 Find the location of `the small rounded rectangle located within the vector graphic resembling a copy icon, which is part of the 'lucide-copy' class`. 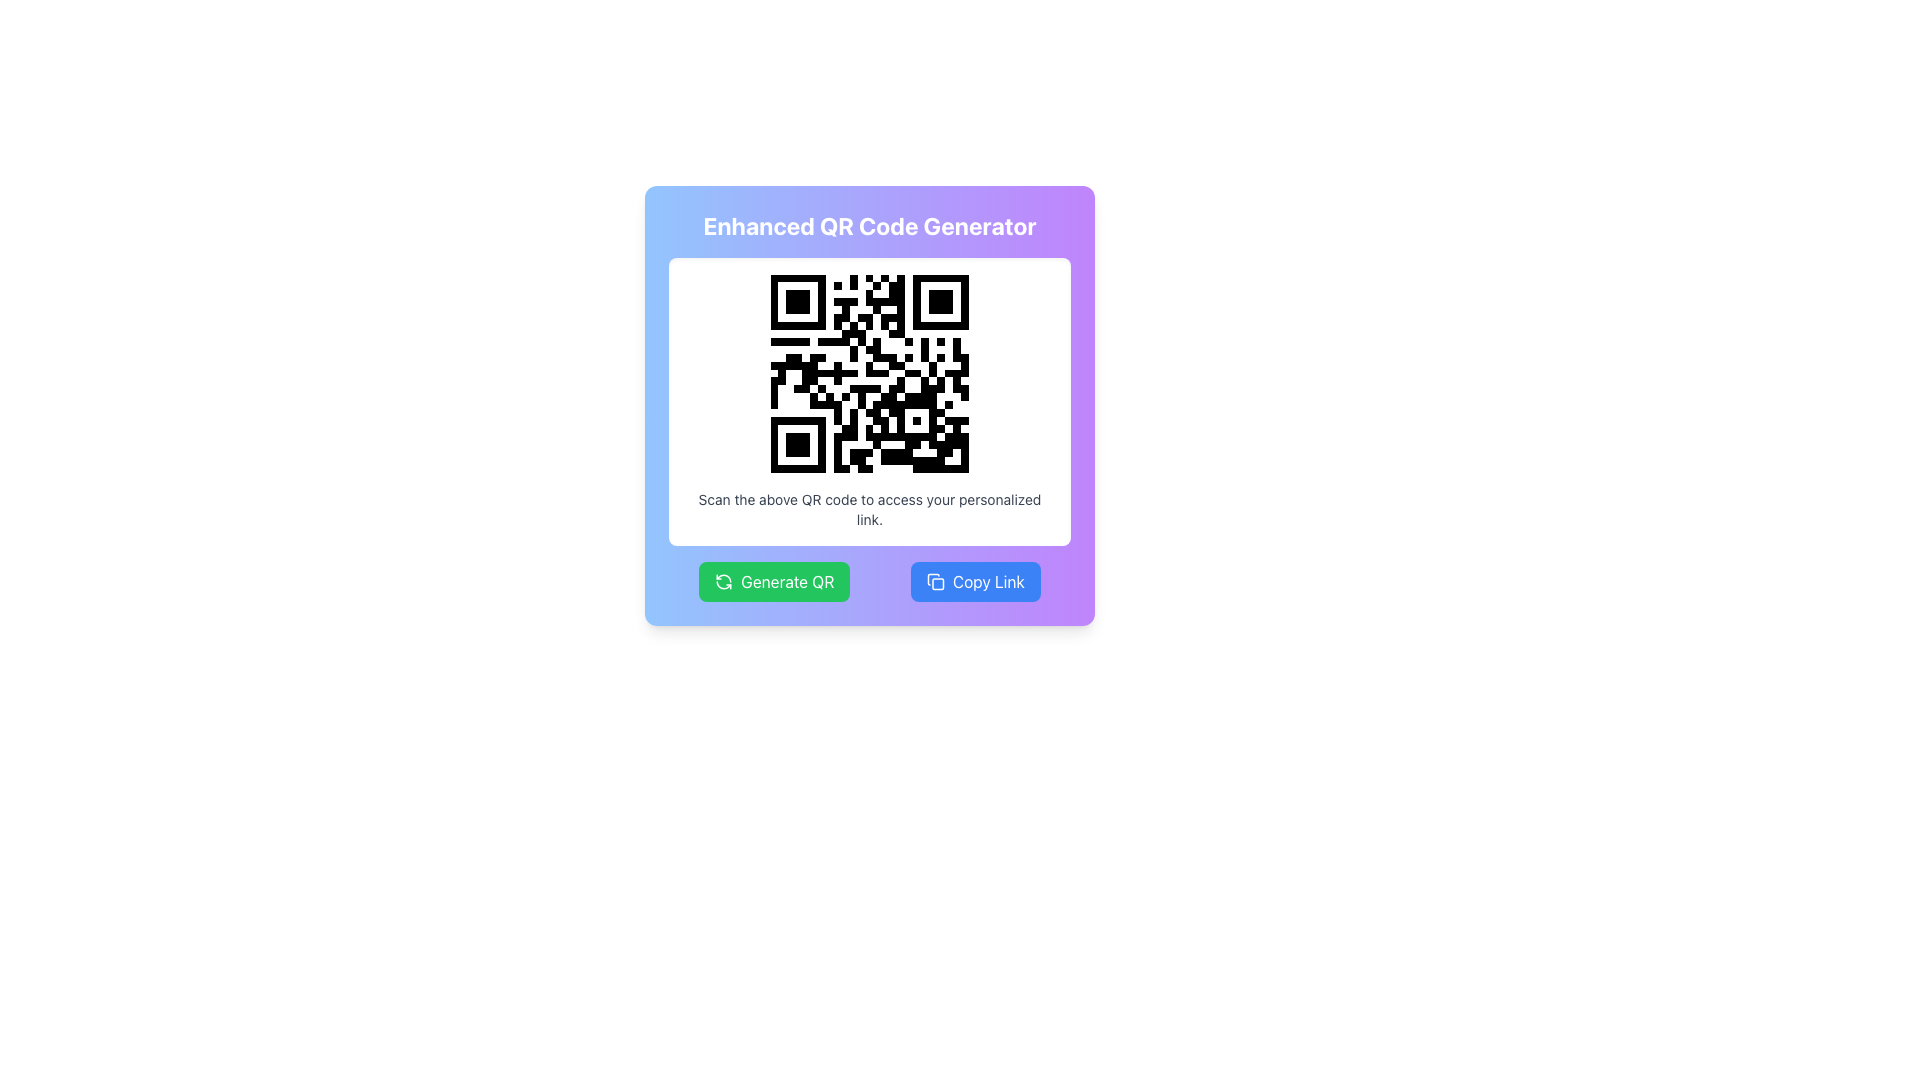

the small rounded rectangle located within the vector graphic resembling a copy icon, which is part of the 'lucide-copy' class is located at coordinates (937, 584).